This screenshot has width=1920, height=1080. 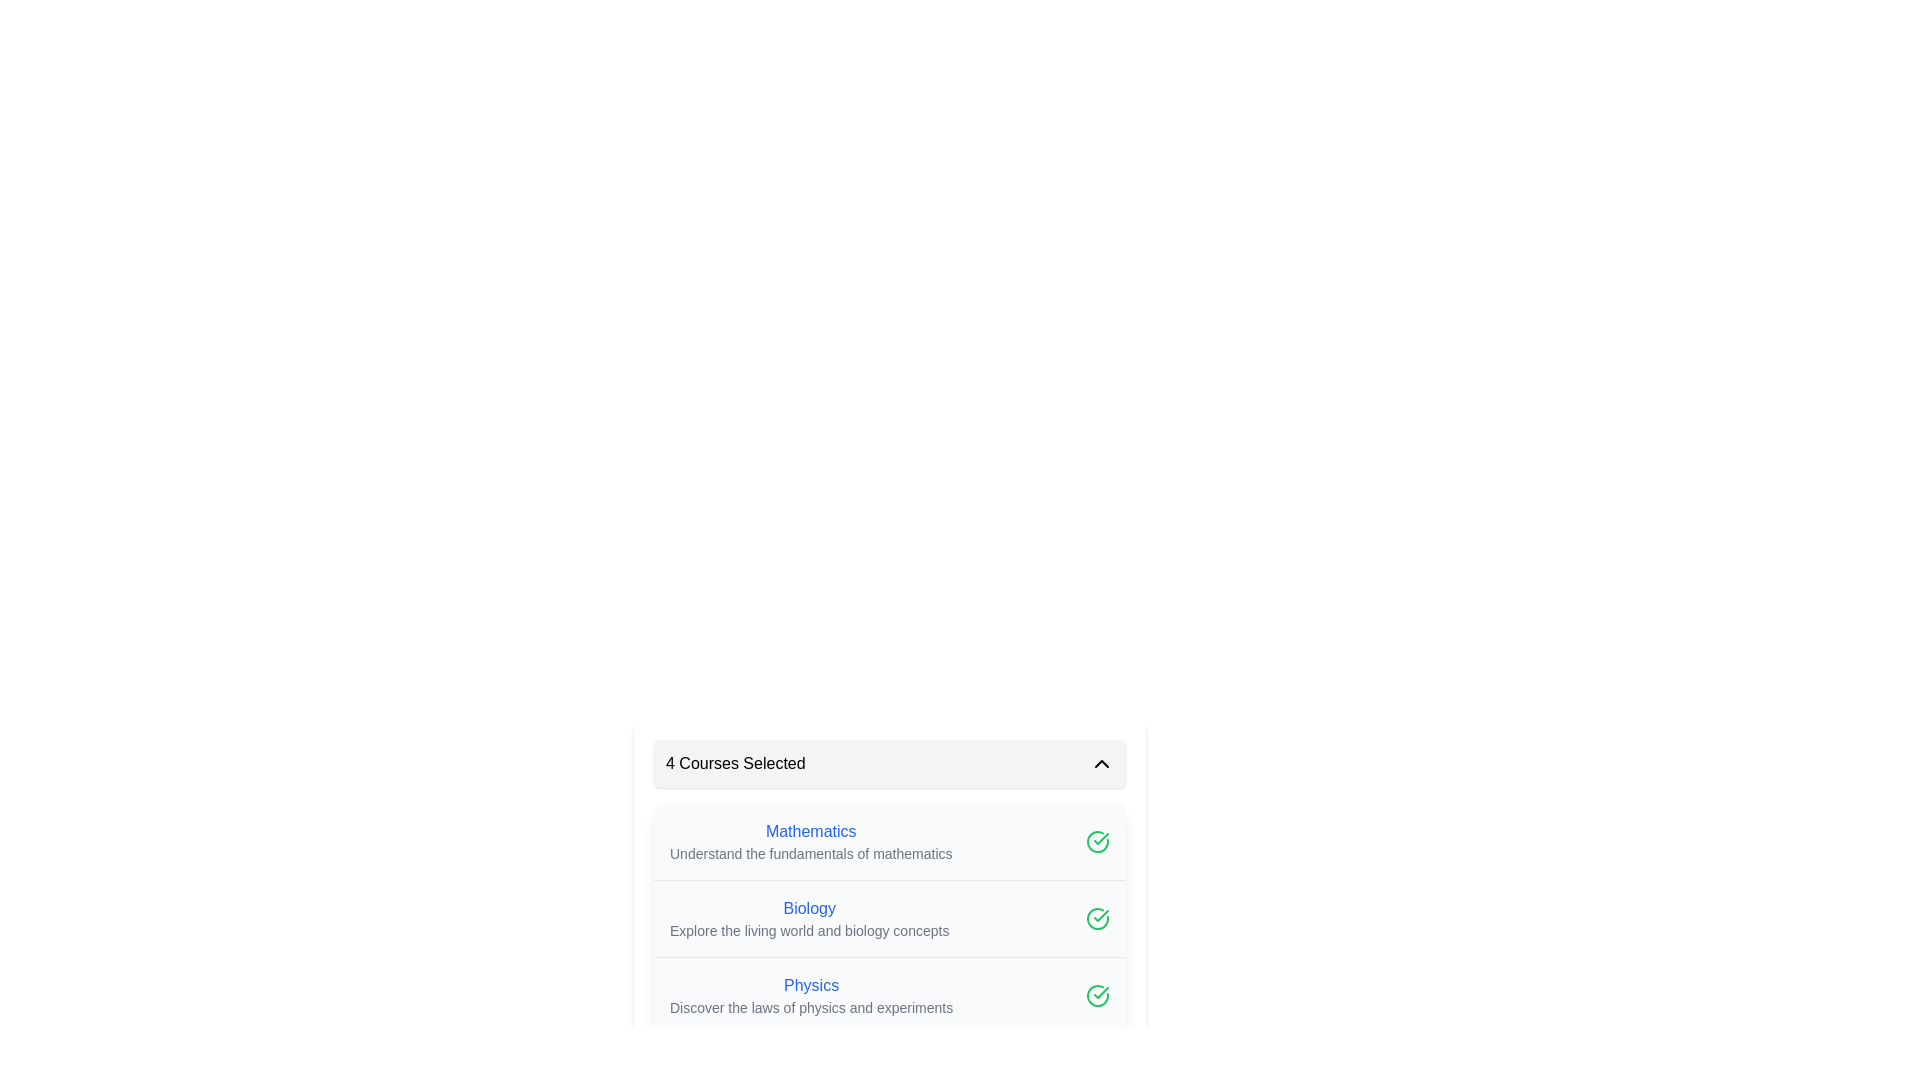 What do you see at coordinates (809, 930) in the screenshot?
I see `the text label displaying 'Explore the living world and biology concepts,' which is styled in gray and located below the 'Biology' label in the educational topics list` at bounding box center [809, 930].